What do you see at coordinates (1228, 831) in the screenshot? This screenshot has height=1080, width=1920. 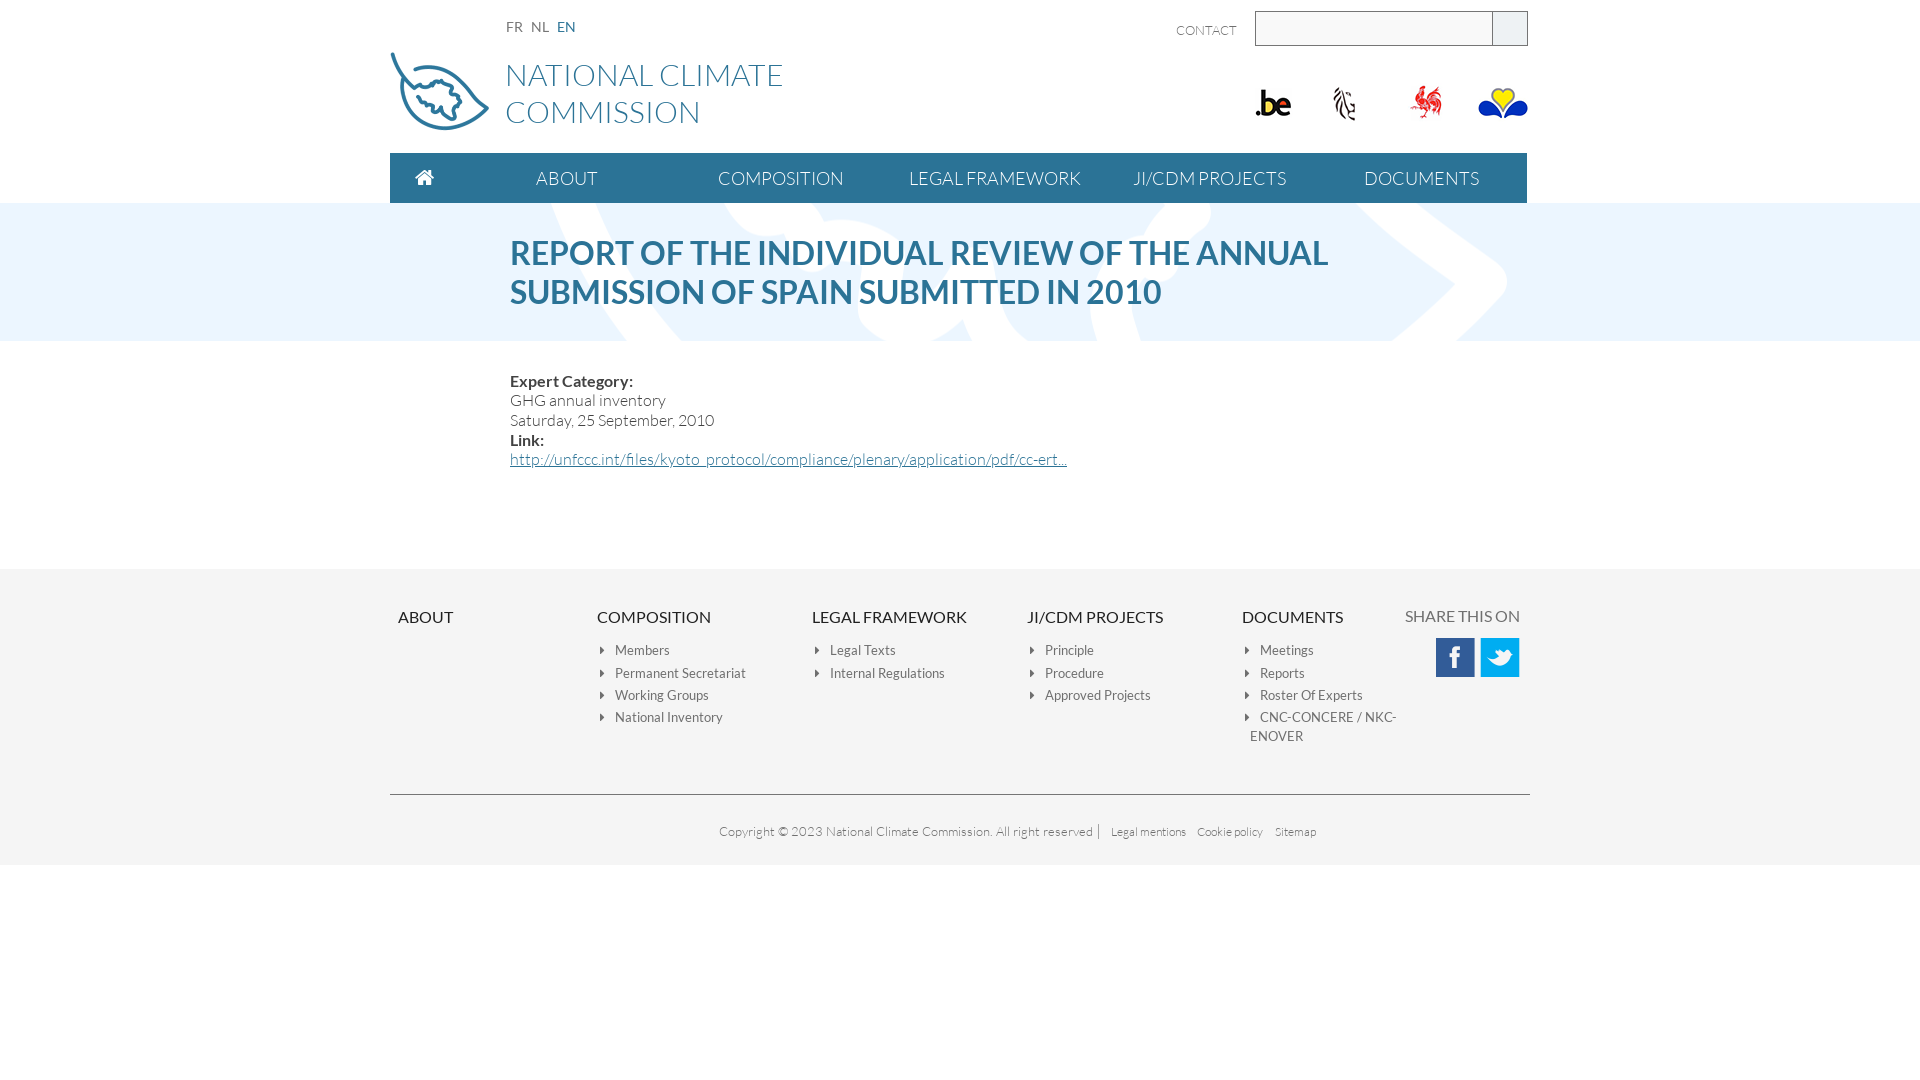 I see `'Cookie policy'` at bounding box center [1228, 831].